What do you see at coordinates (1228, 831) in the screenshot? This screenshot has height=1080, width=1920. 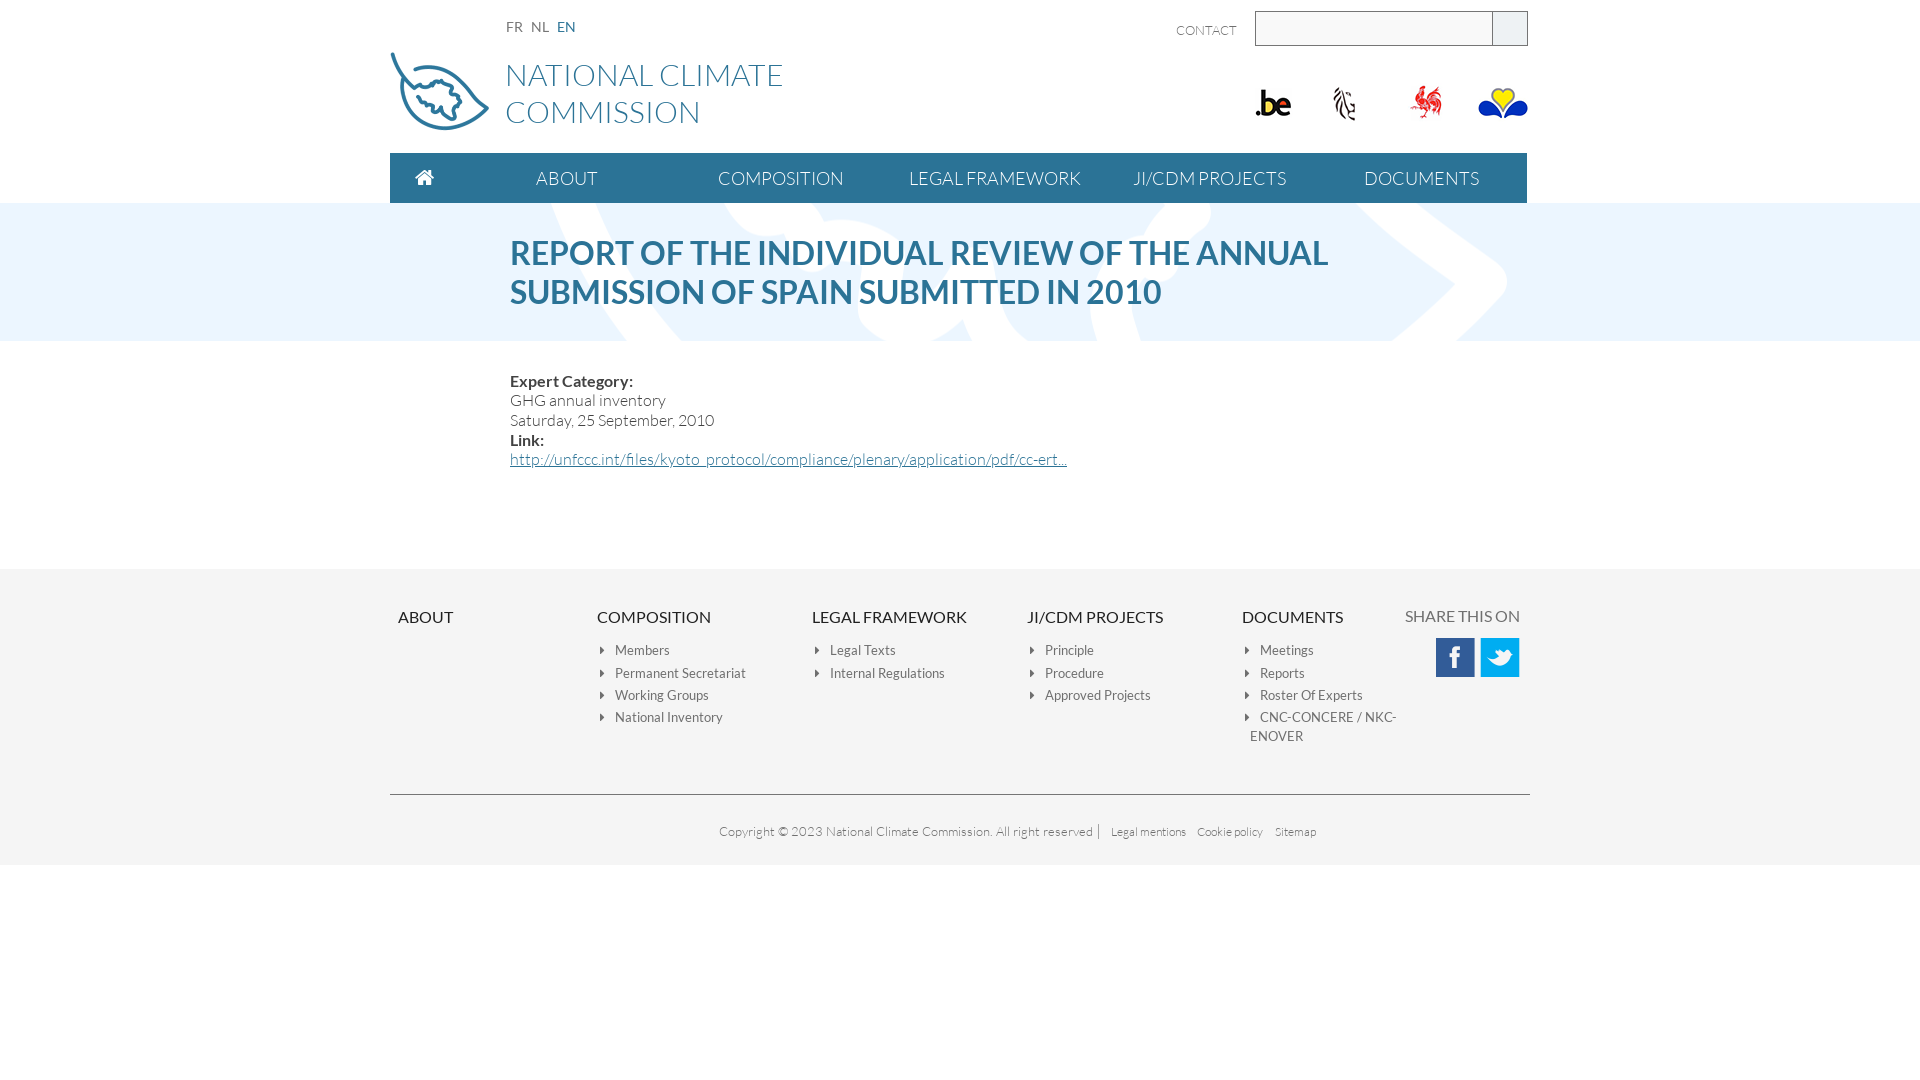 I see `'Cookie policy'` at bounding box center [1228, 831].